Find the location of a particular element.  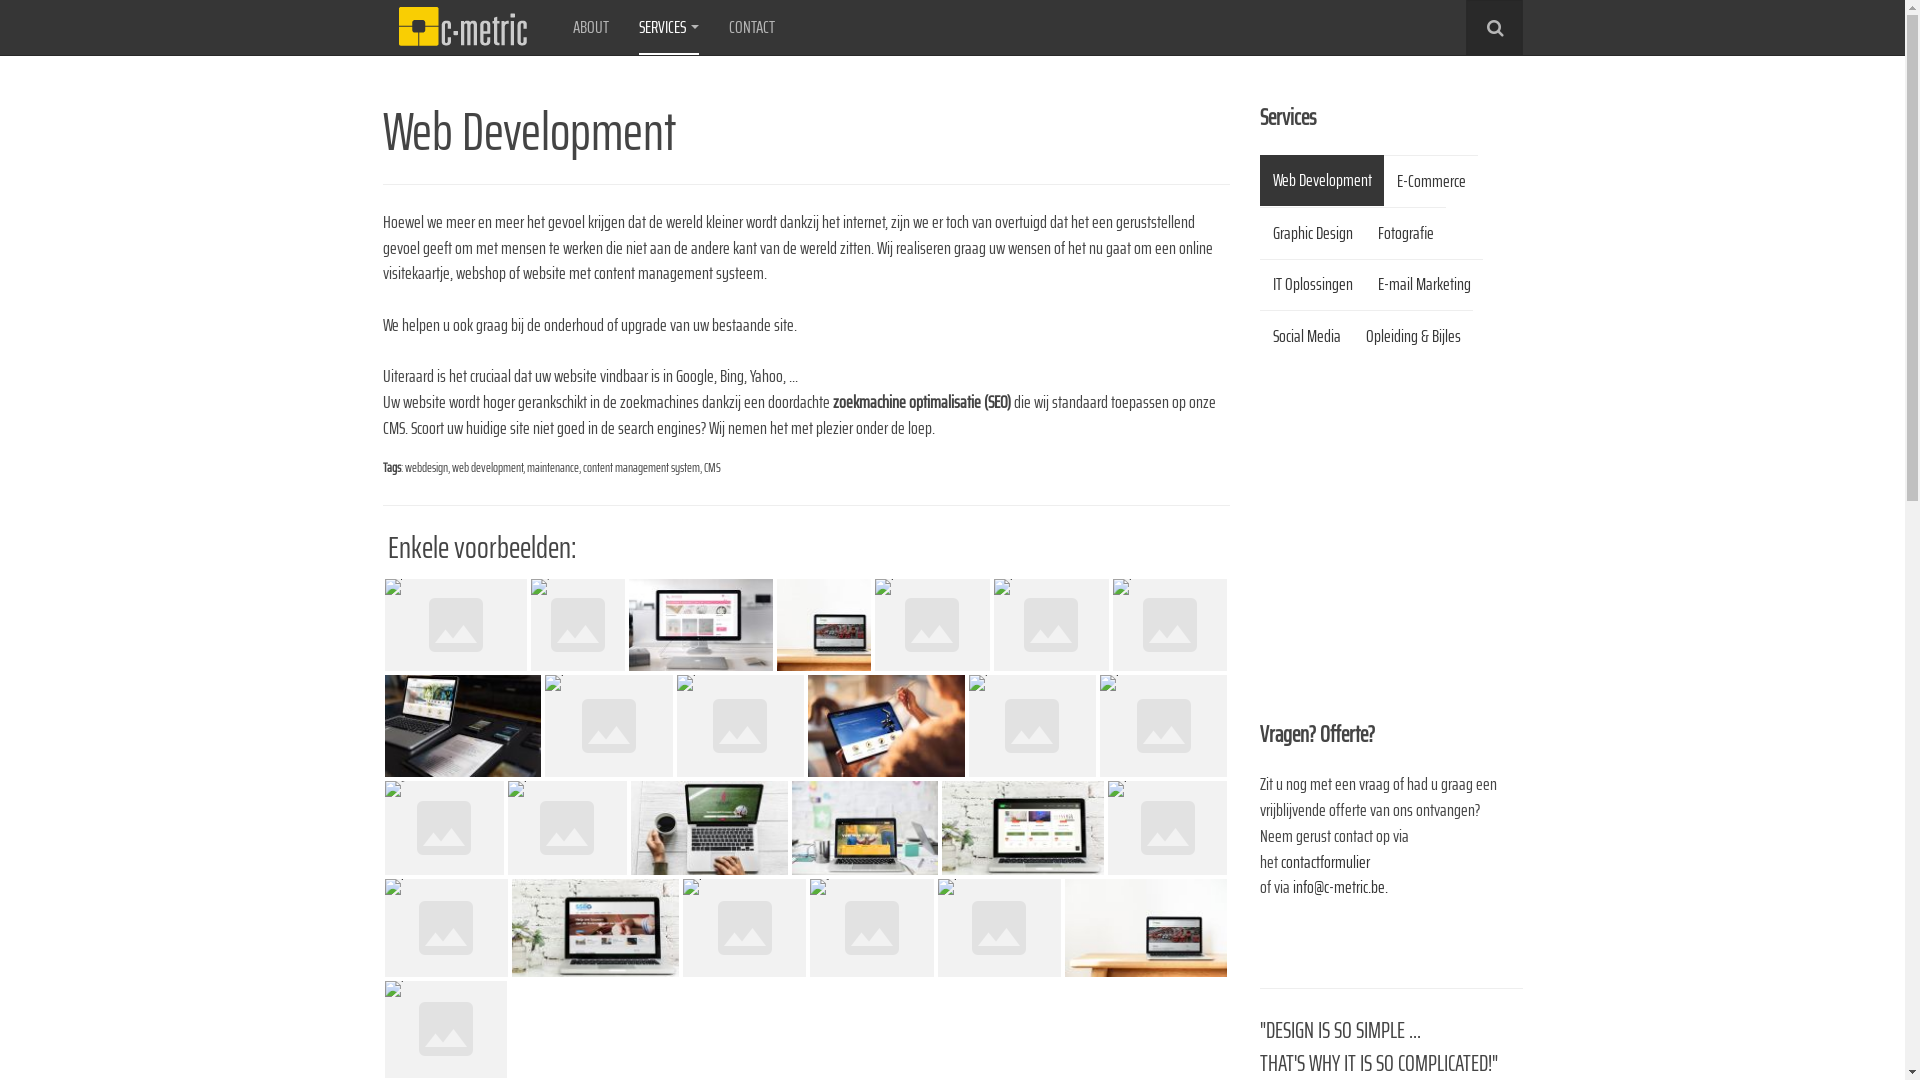

'Social Media' is located at coordinates (1306, 335).